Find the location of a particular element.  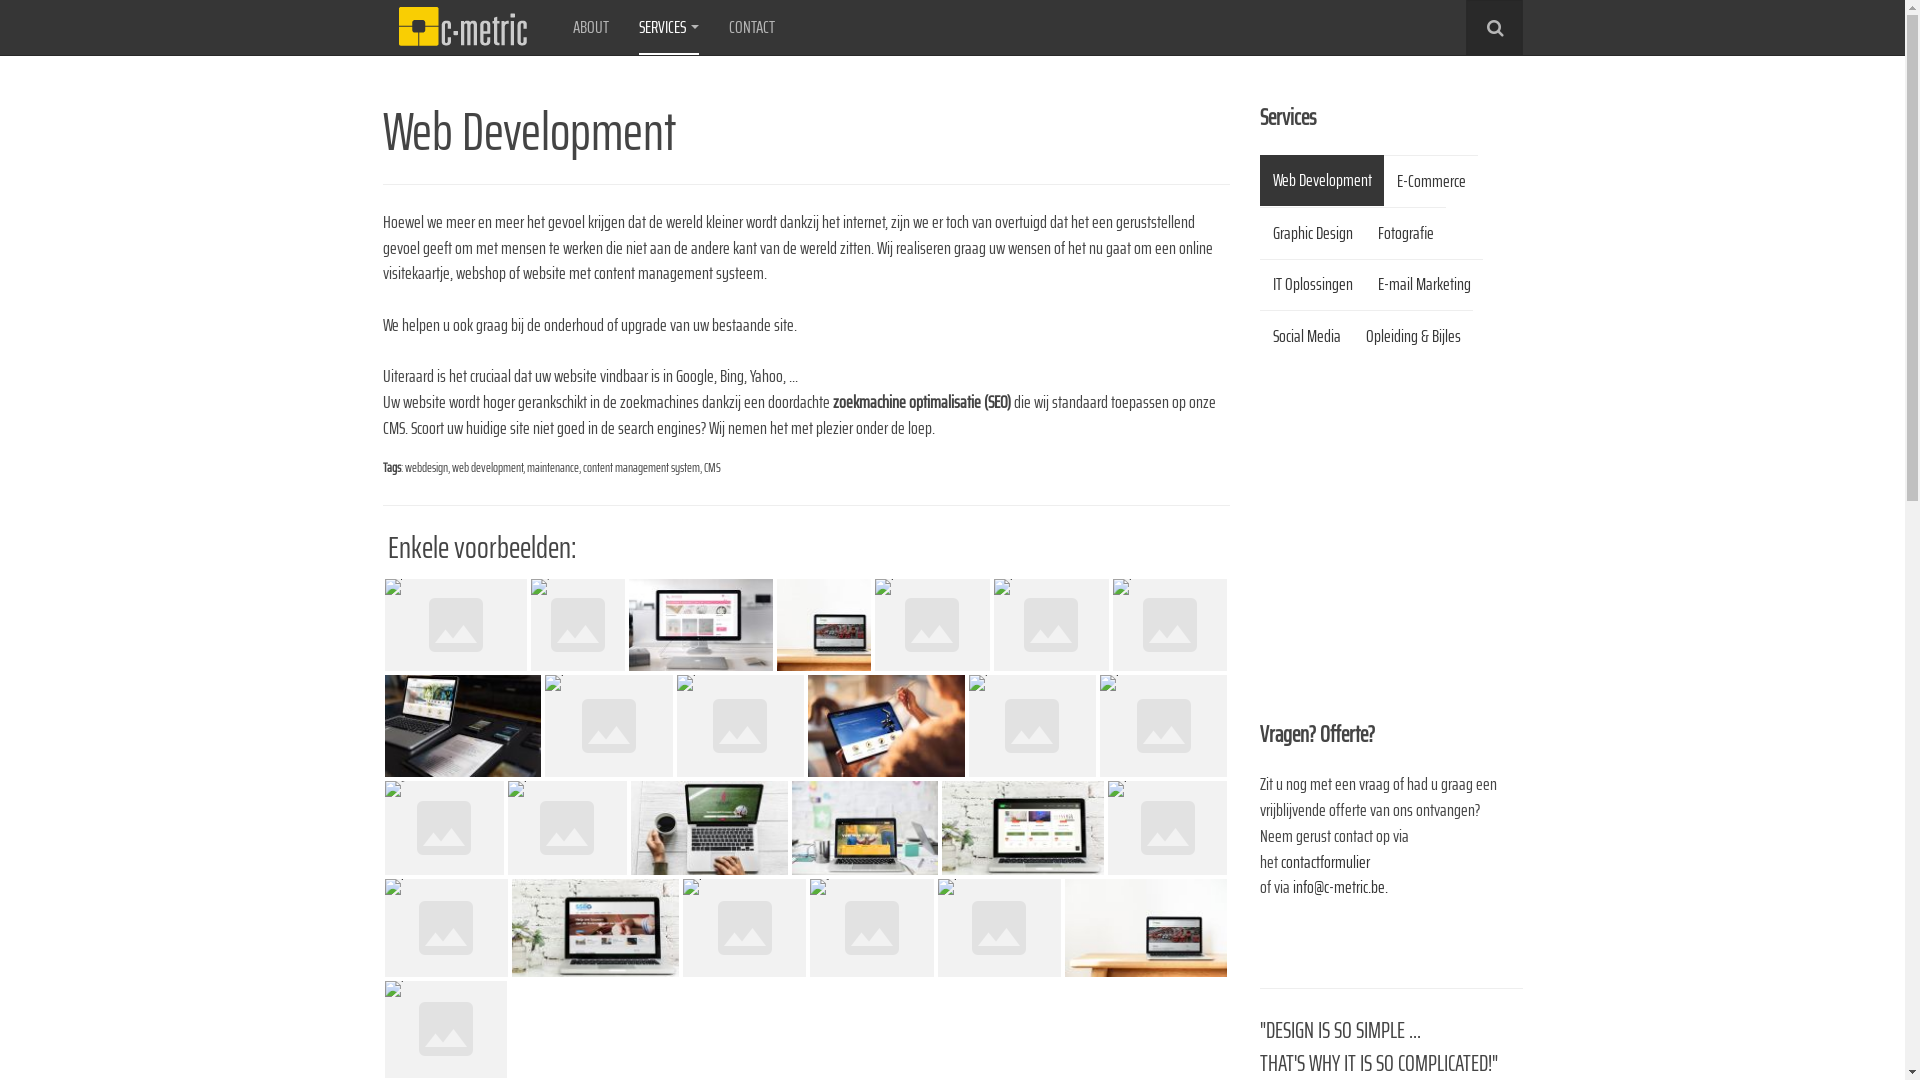

'Social Media' is located at coordinates (1306, 335).